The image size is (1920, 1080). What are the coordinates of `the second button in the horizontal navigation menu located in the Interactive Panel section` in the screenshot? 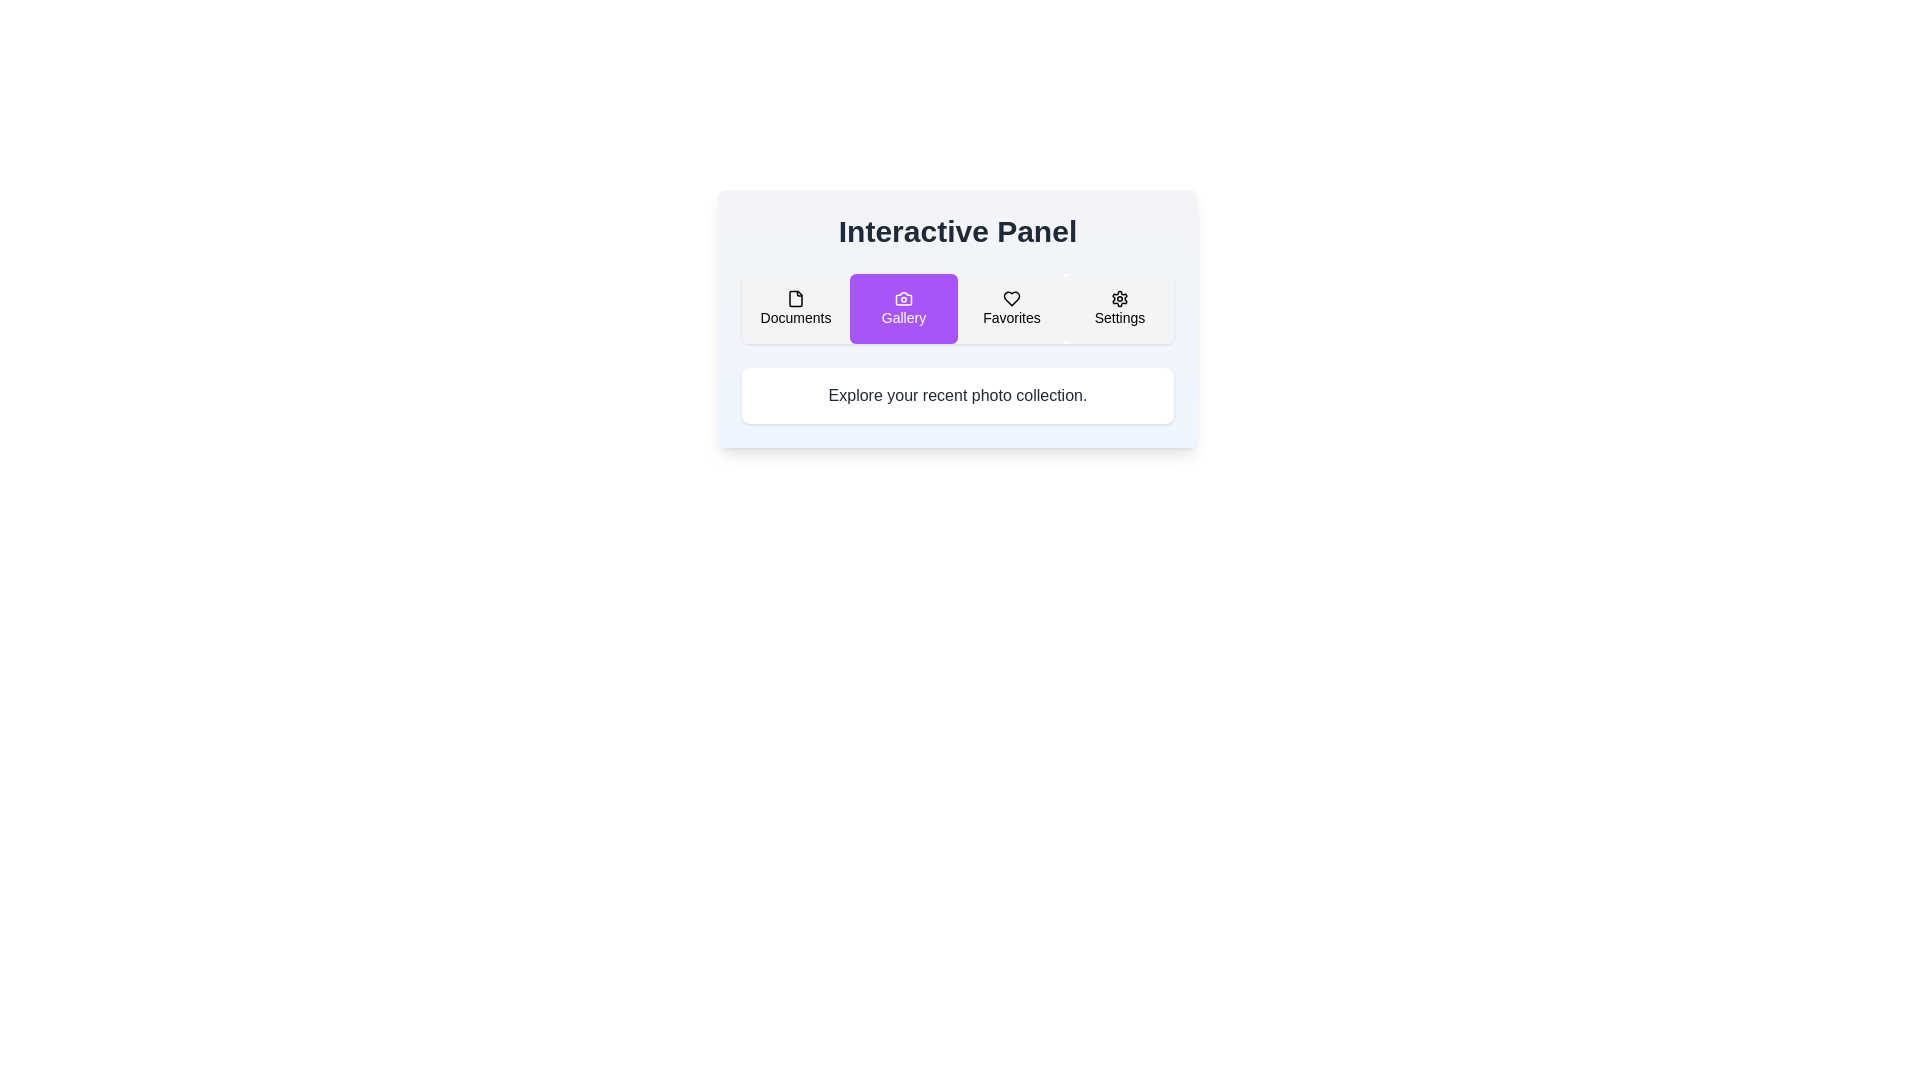 It's located at (957, 308).